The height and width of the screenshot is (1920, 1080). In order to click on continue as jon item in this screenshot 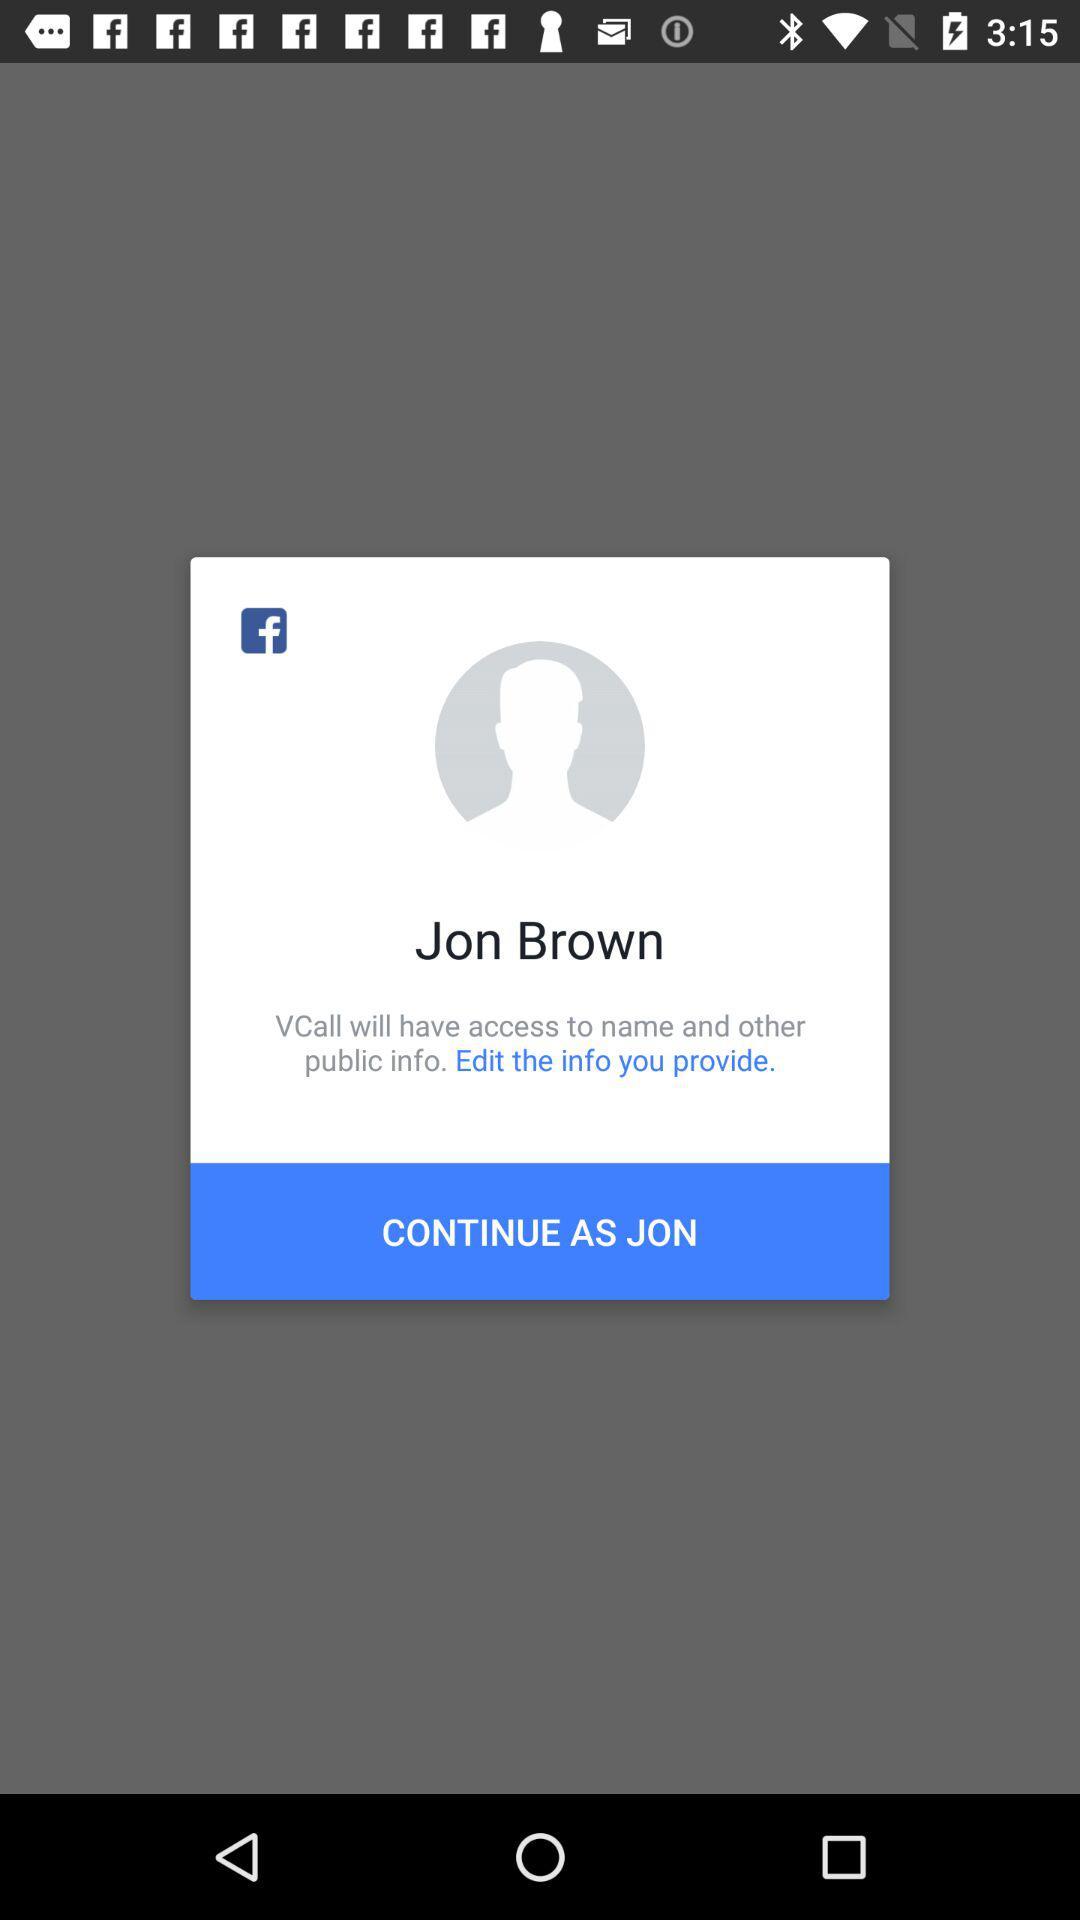, I will do `click(540, 1230)`.